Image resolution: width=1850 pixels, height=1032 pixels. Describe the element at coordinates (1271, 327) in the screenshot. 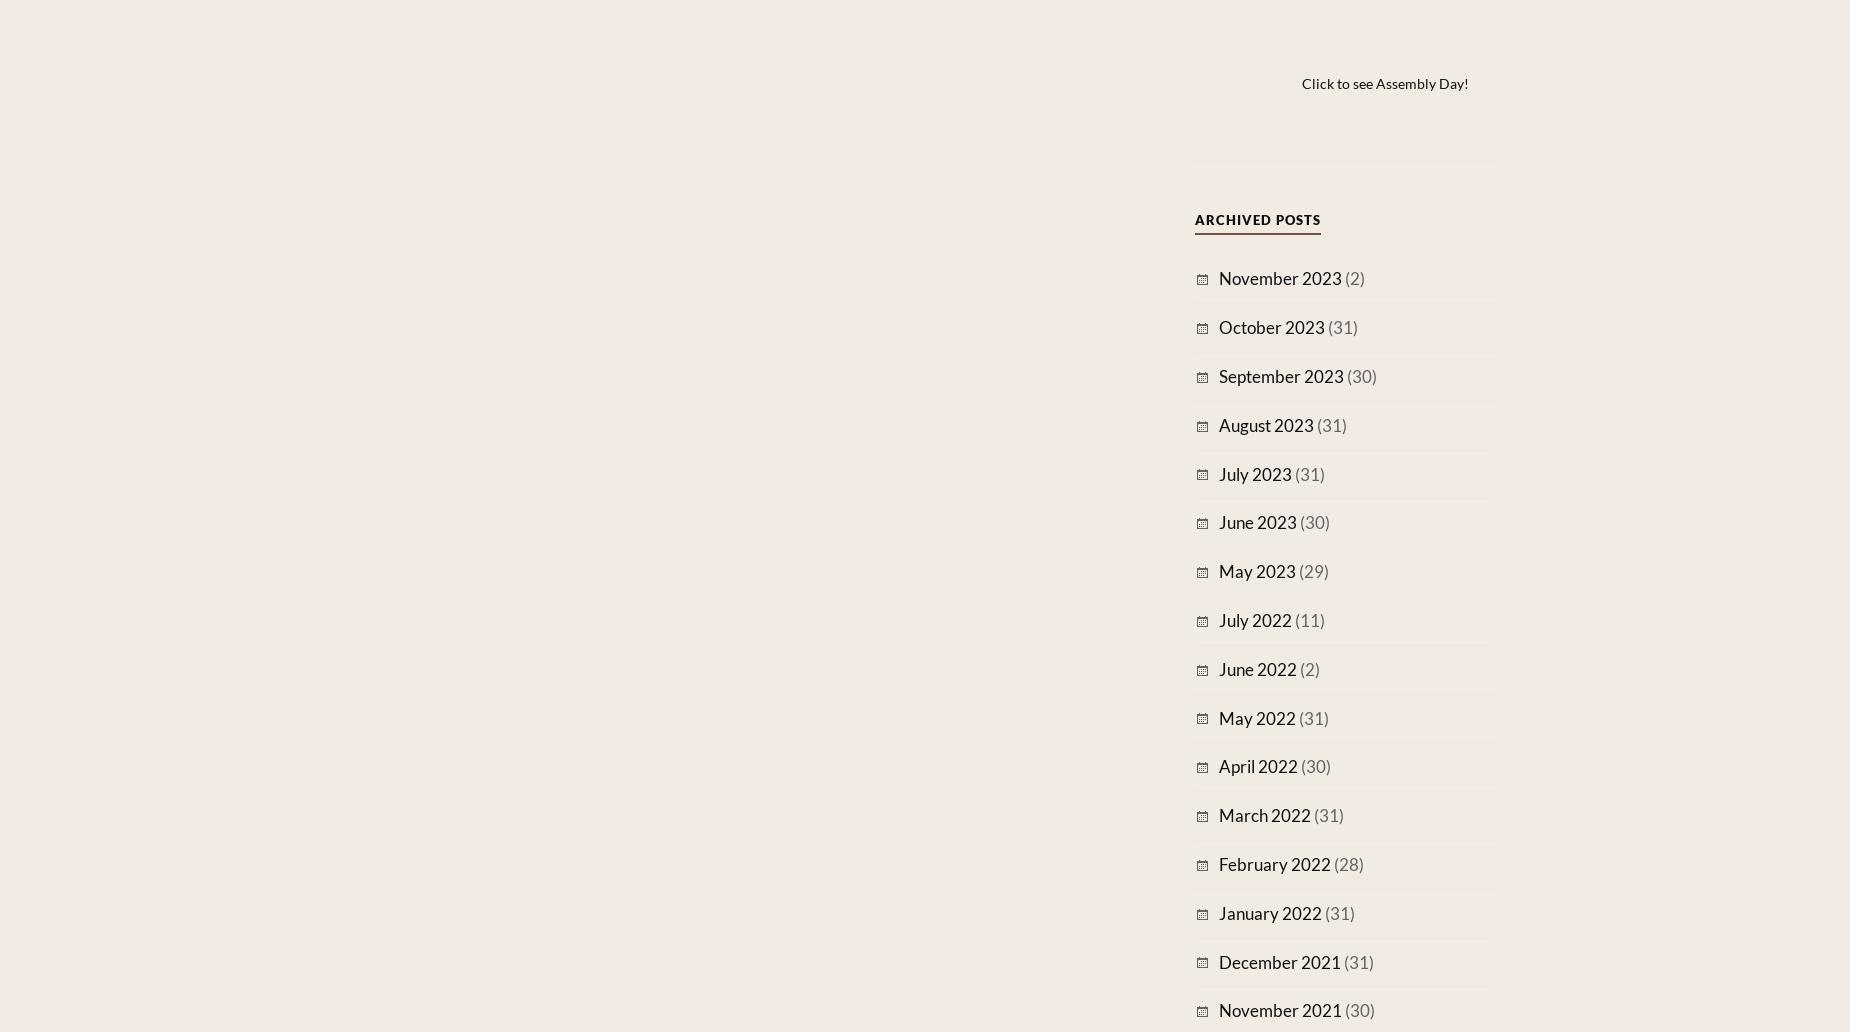

I see `'October 2023'` at that location.